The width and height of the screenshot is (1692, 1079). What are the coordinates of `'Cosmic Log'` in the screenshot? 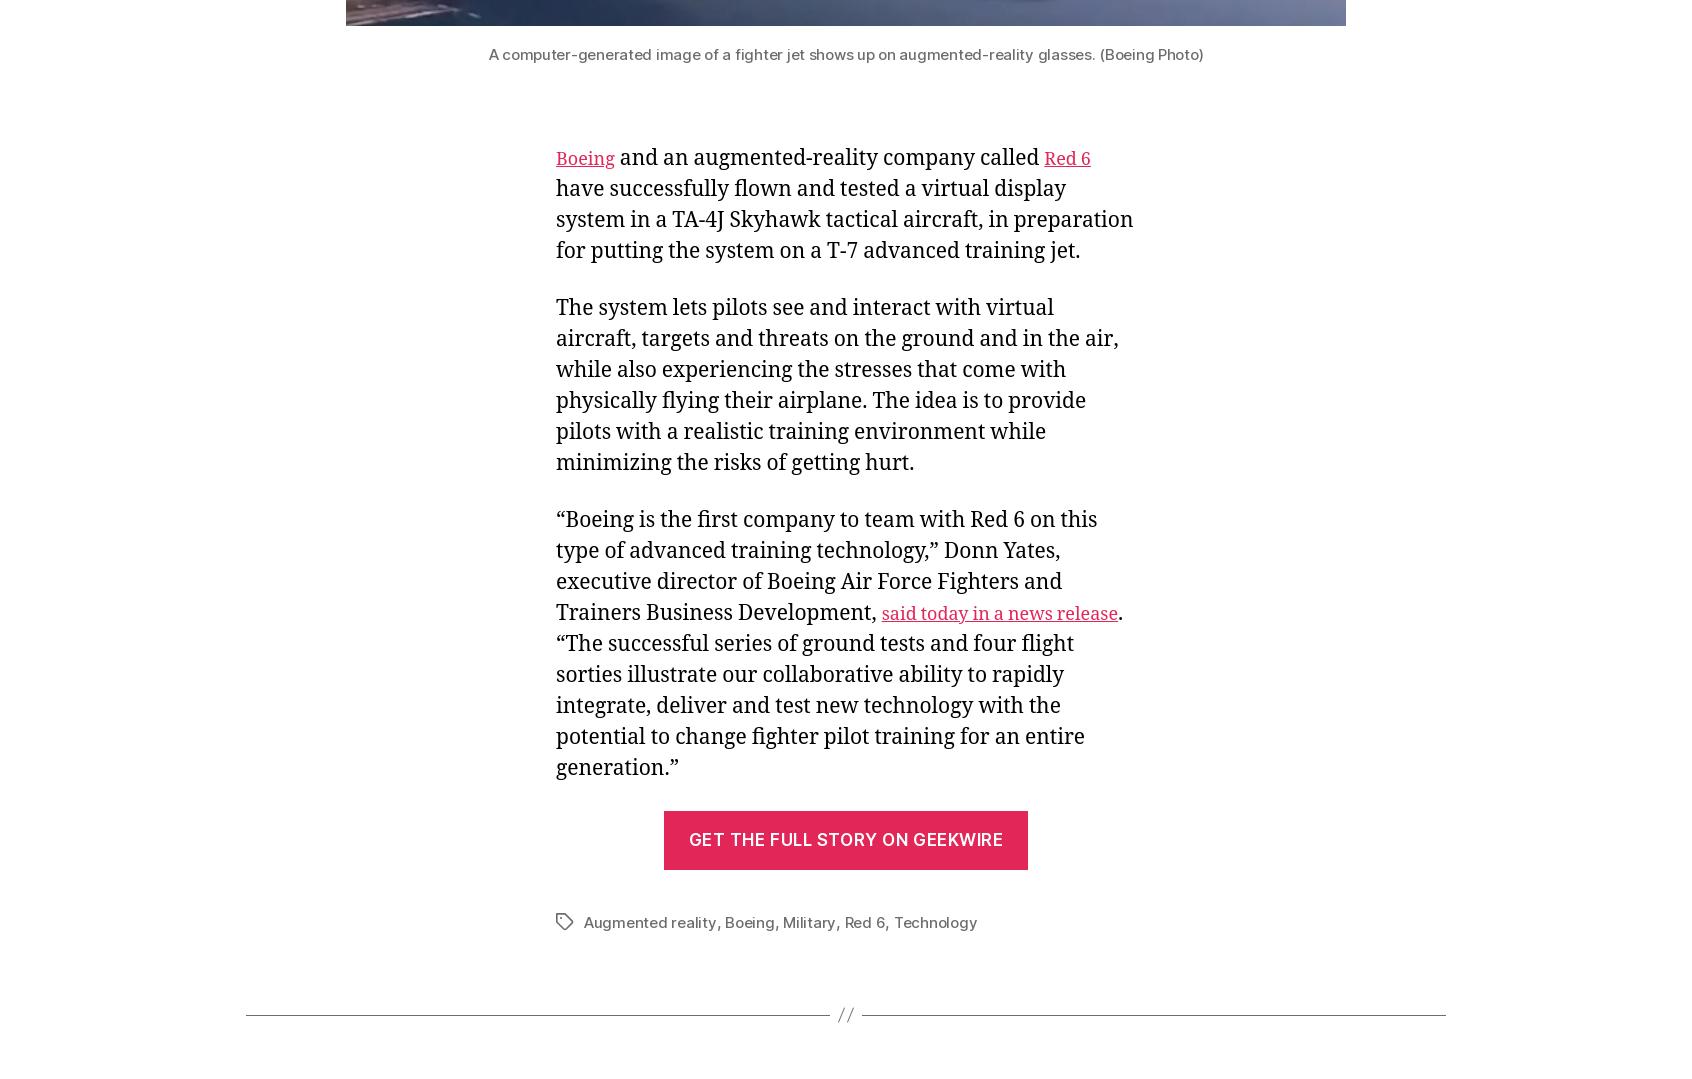 It's located at (365, 864).